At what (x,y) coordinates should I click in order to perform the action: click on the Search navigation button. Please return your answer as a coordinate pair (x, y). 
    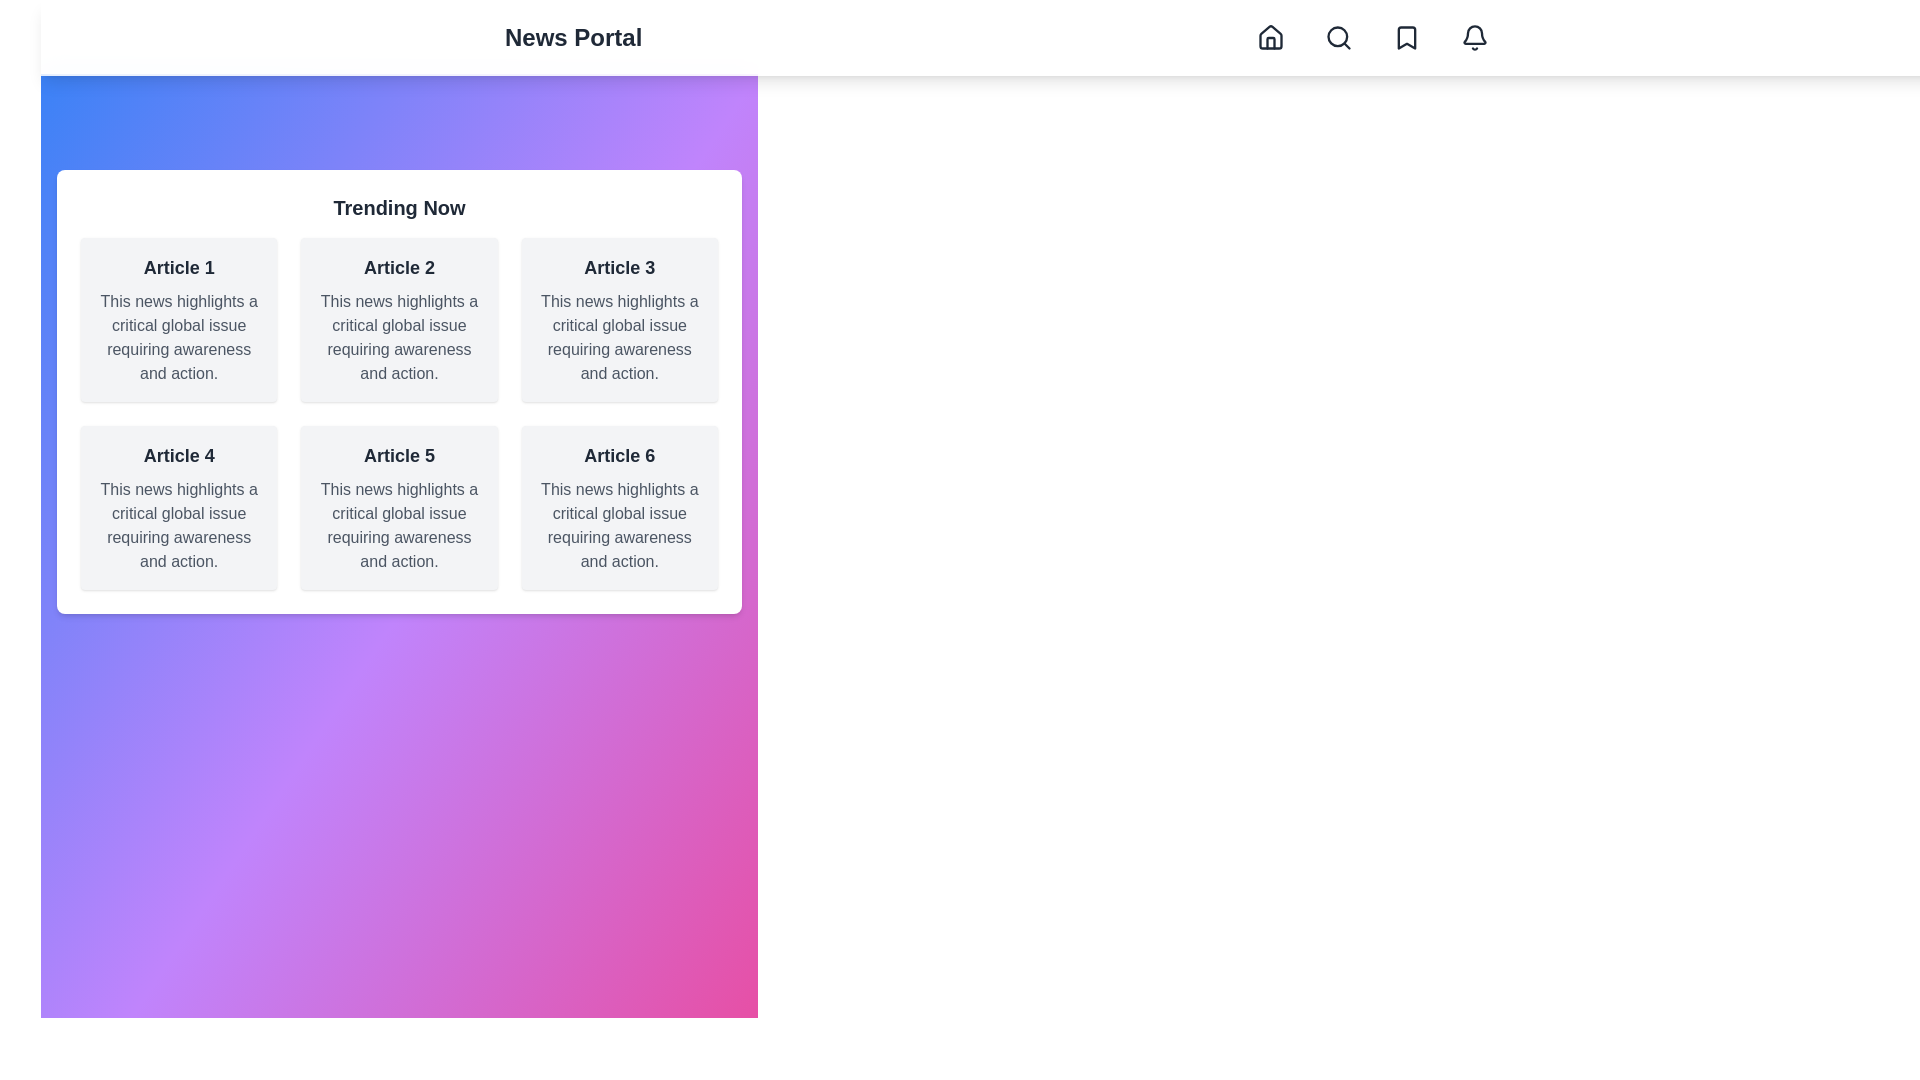
    Looking at the image, I should click on (1339, 38).